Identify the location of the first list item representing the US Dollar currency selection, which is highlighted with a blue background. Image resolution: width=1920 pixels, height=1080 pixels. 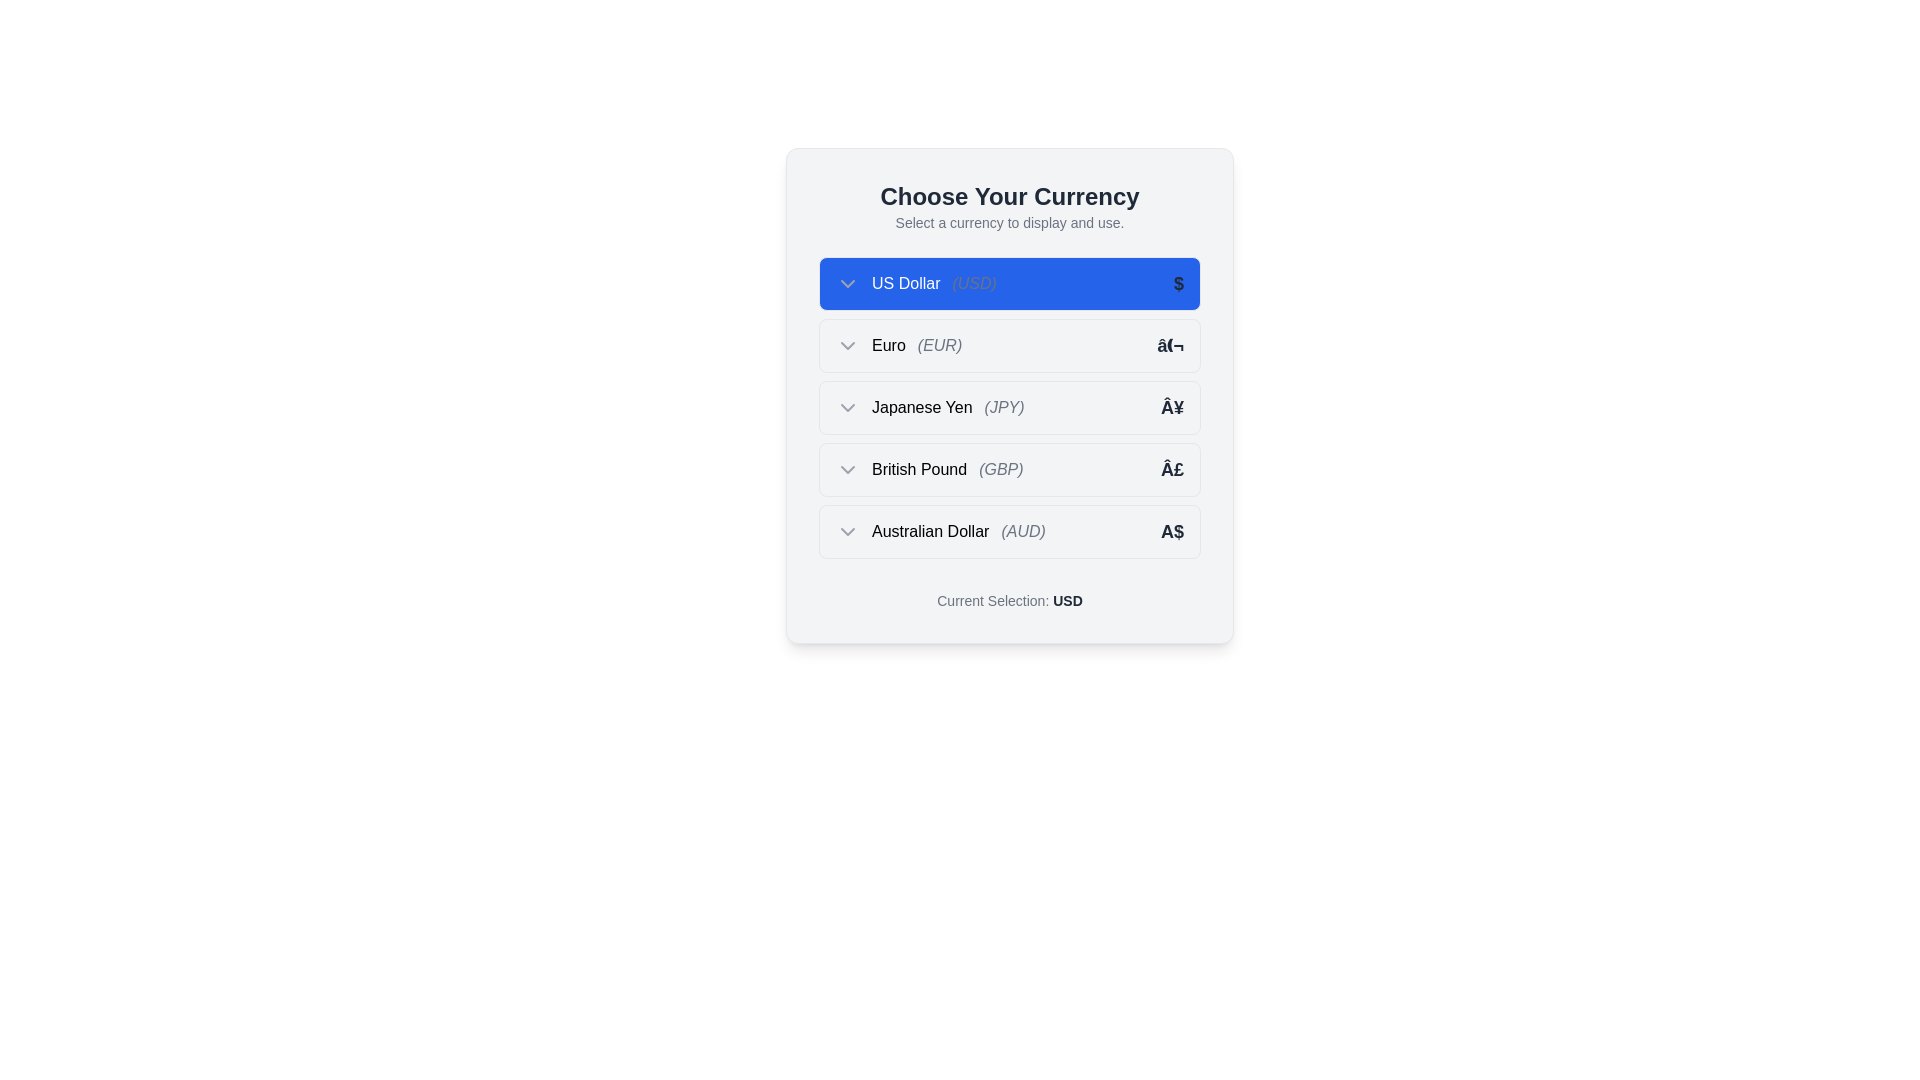
(1009, 284).